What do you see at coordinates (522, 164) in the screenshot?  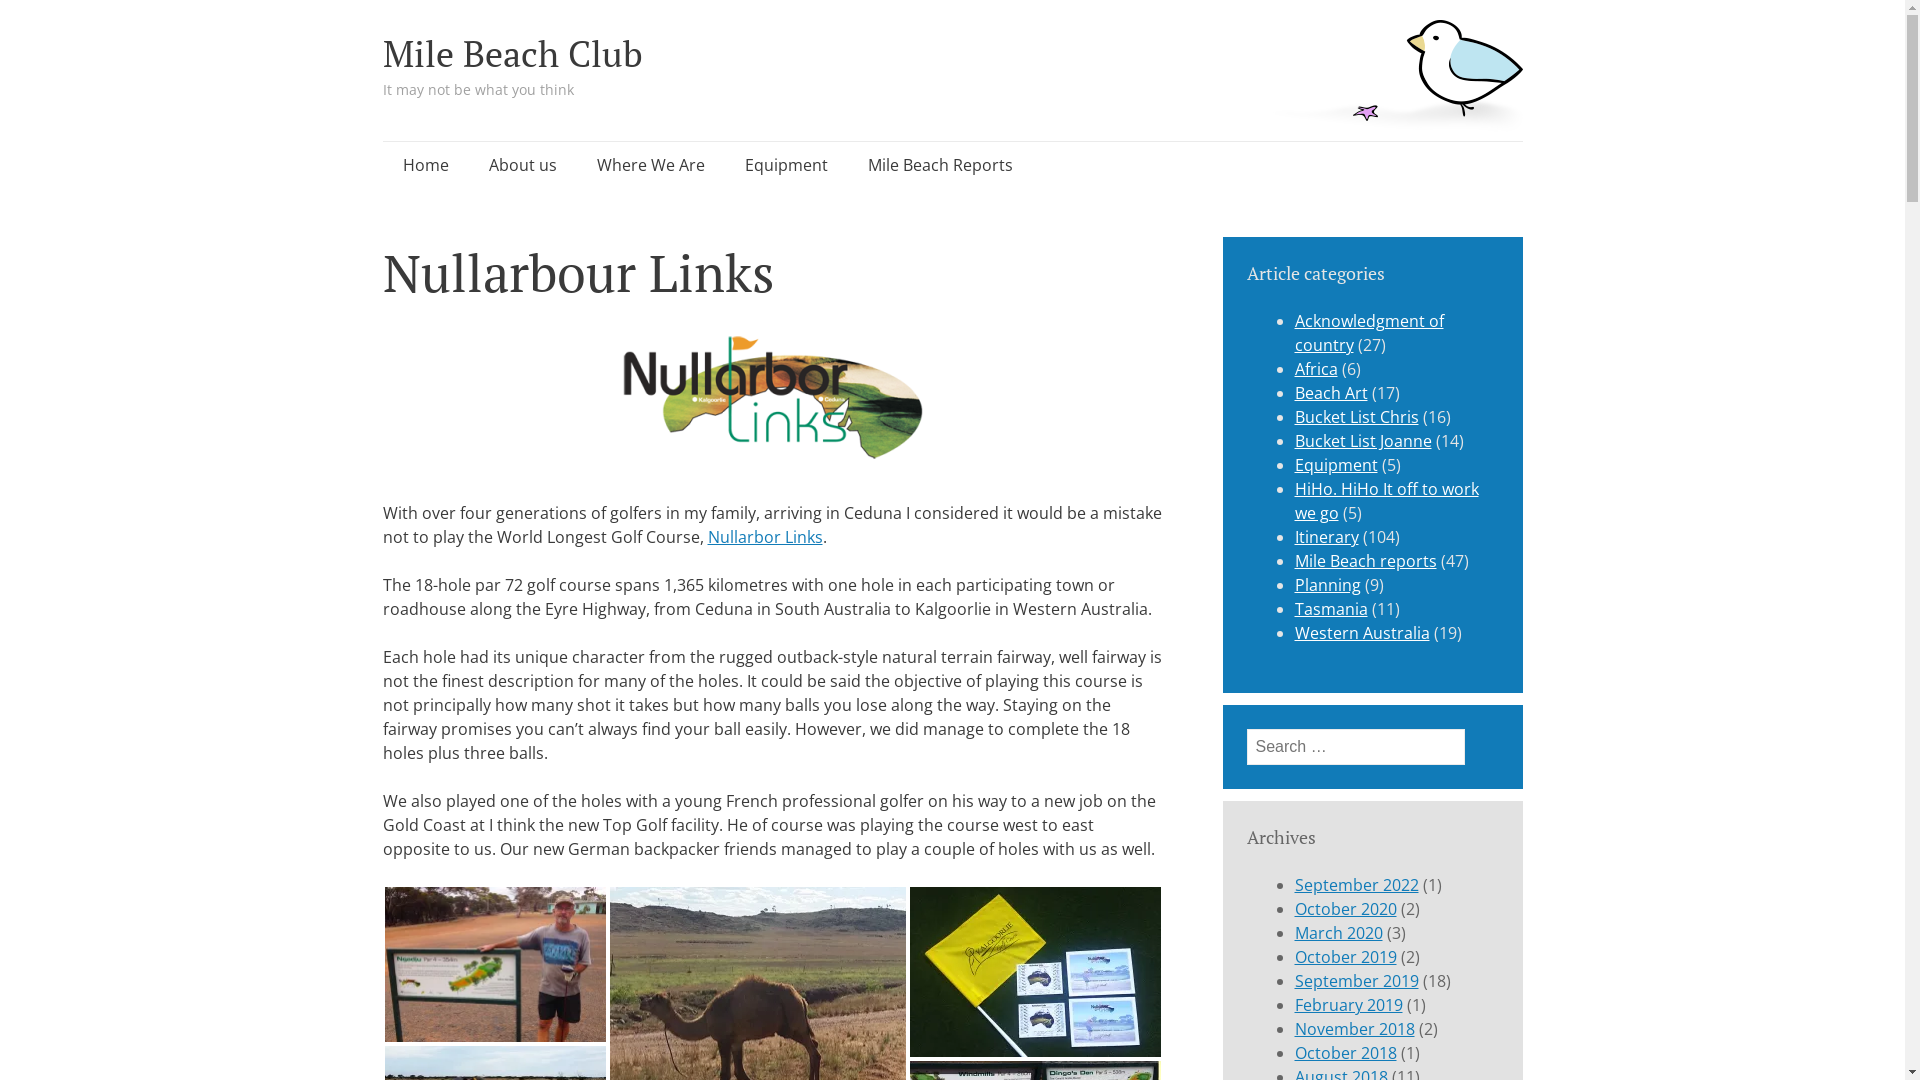 I see `'About us'` at bounding box center [522, 164].